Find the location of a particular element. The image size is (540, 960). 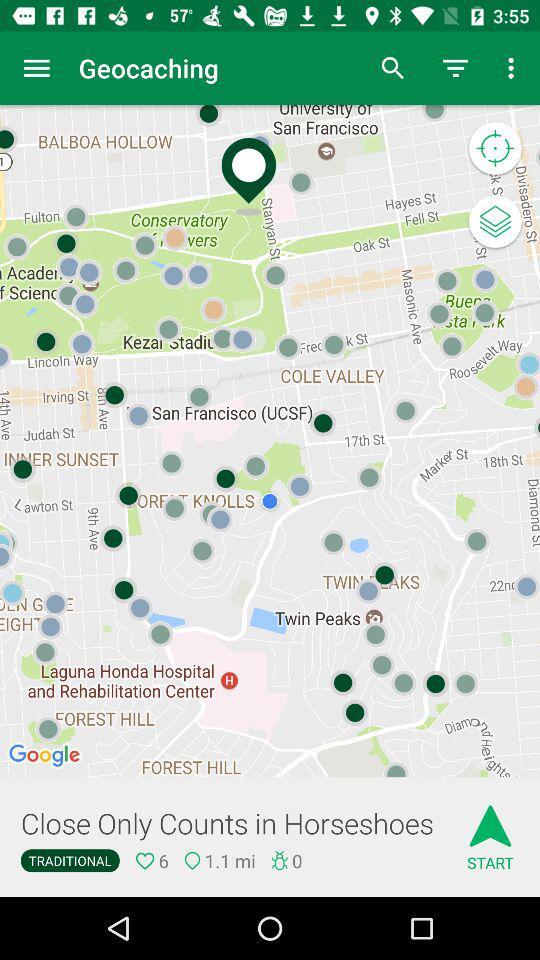

the layers icon is located at coordinates (494, 223).